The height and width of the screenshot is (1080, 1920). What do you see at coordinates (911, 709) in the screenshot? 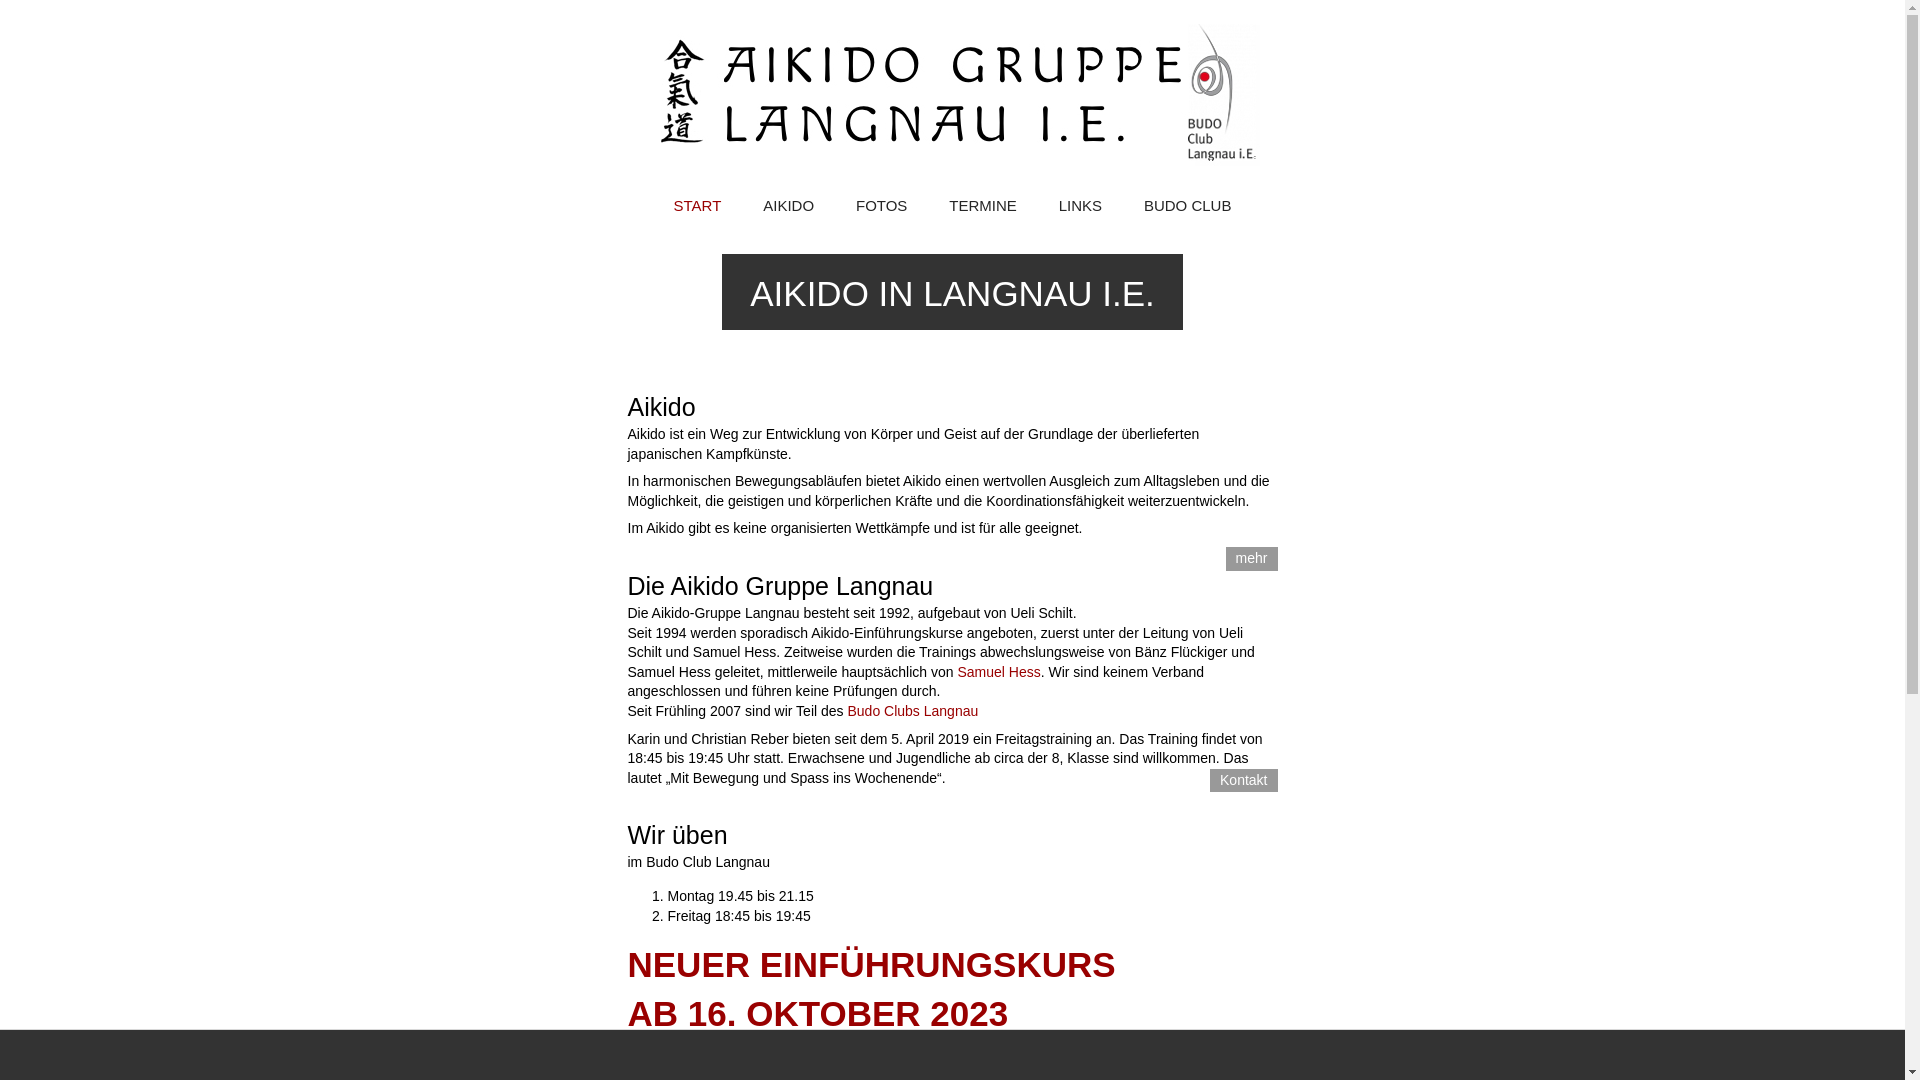
I see `'Budo Clubs Langnau'` at bounding box center [911, 709].